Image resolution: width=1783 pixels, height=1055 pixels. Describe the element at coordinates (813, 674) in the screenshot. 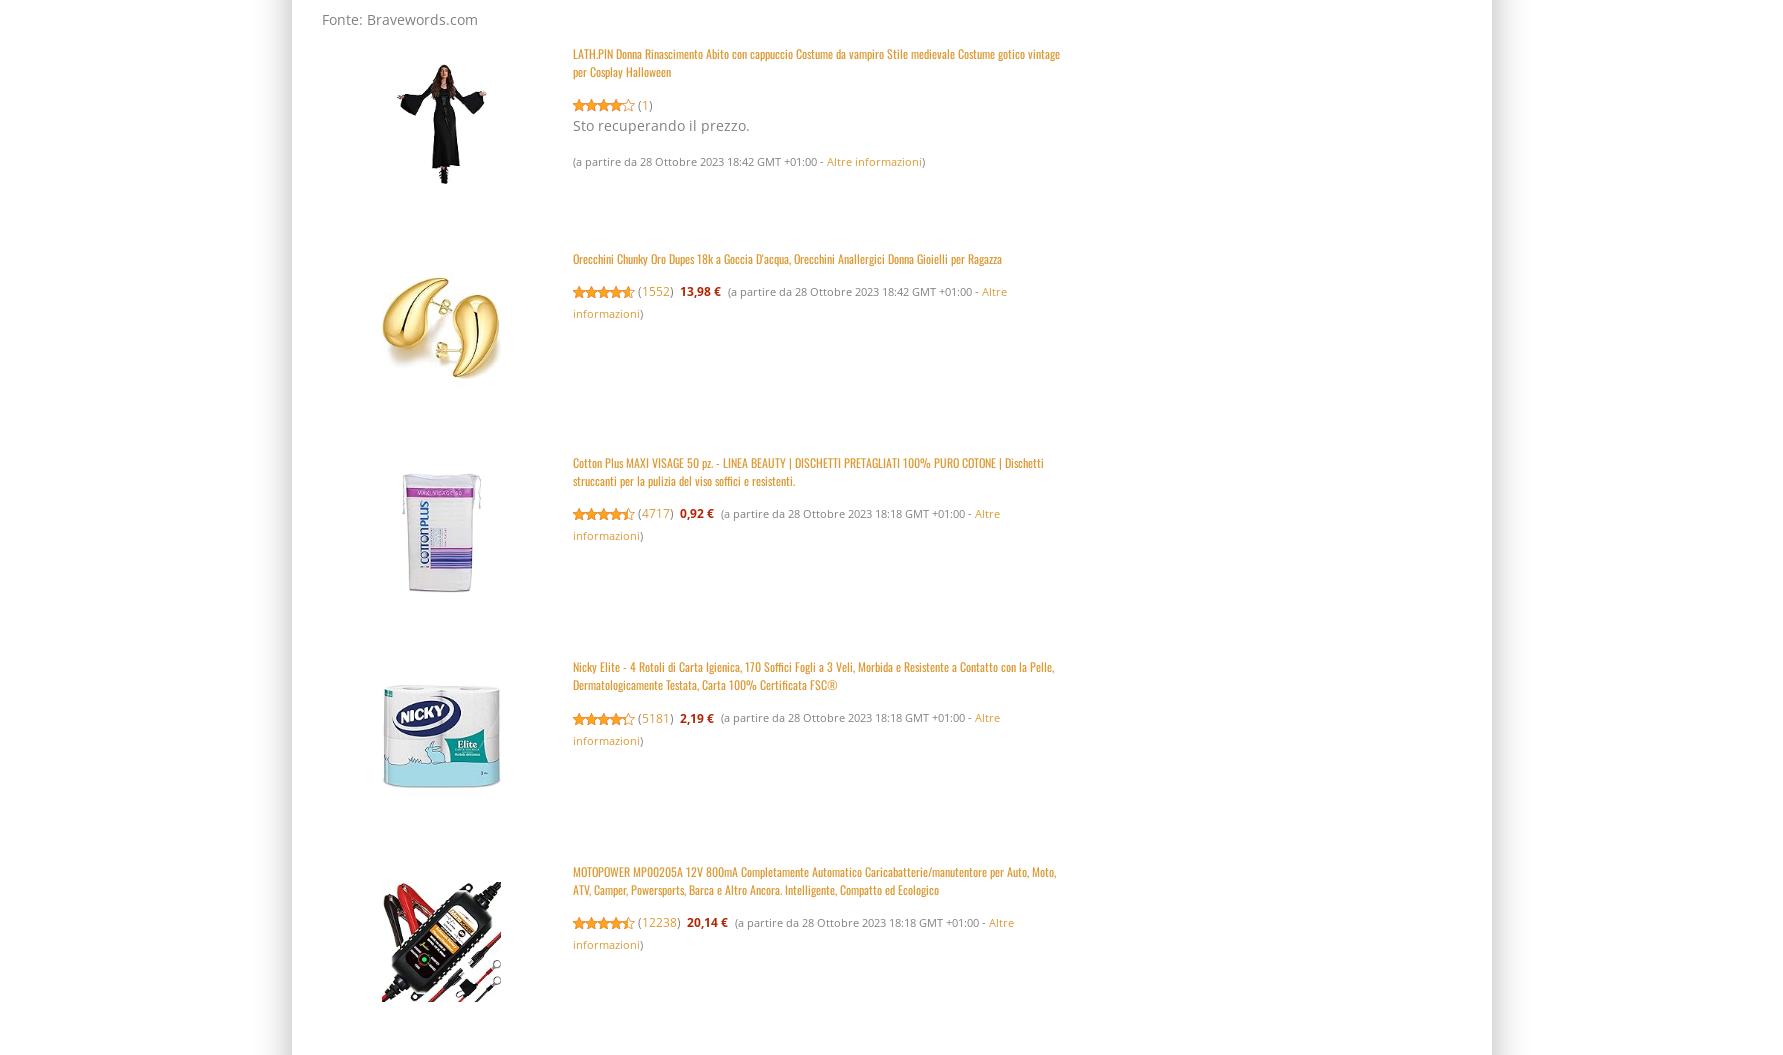

I see `'Nicky Elite - 4 Rotoli di Carta Igienica, 170 Soffici Fogli a 3 Veli, Morbida e Resistente a Contatto con la Pelle, Dermatologicamente Testata, Carta 100% Certificata FSC®'` at that location.